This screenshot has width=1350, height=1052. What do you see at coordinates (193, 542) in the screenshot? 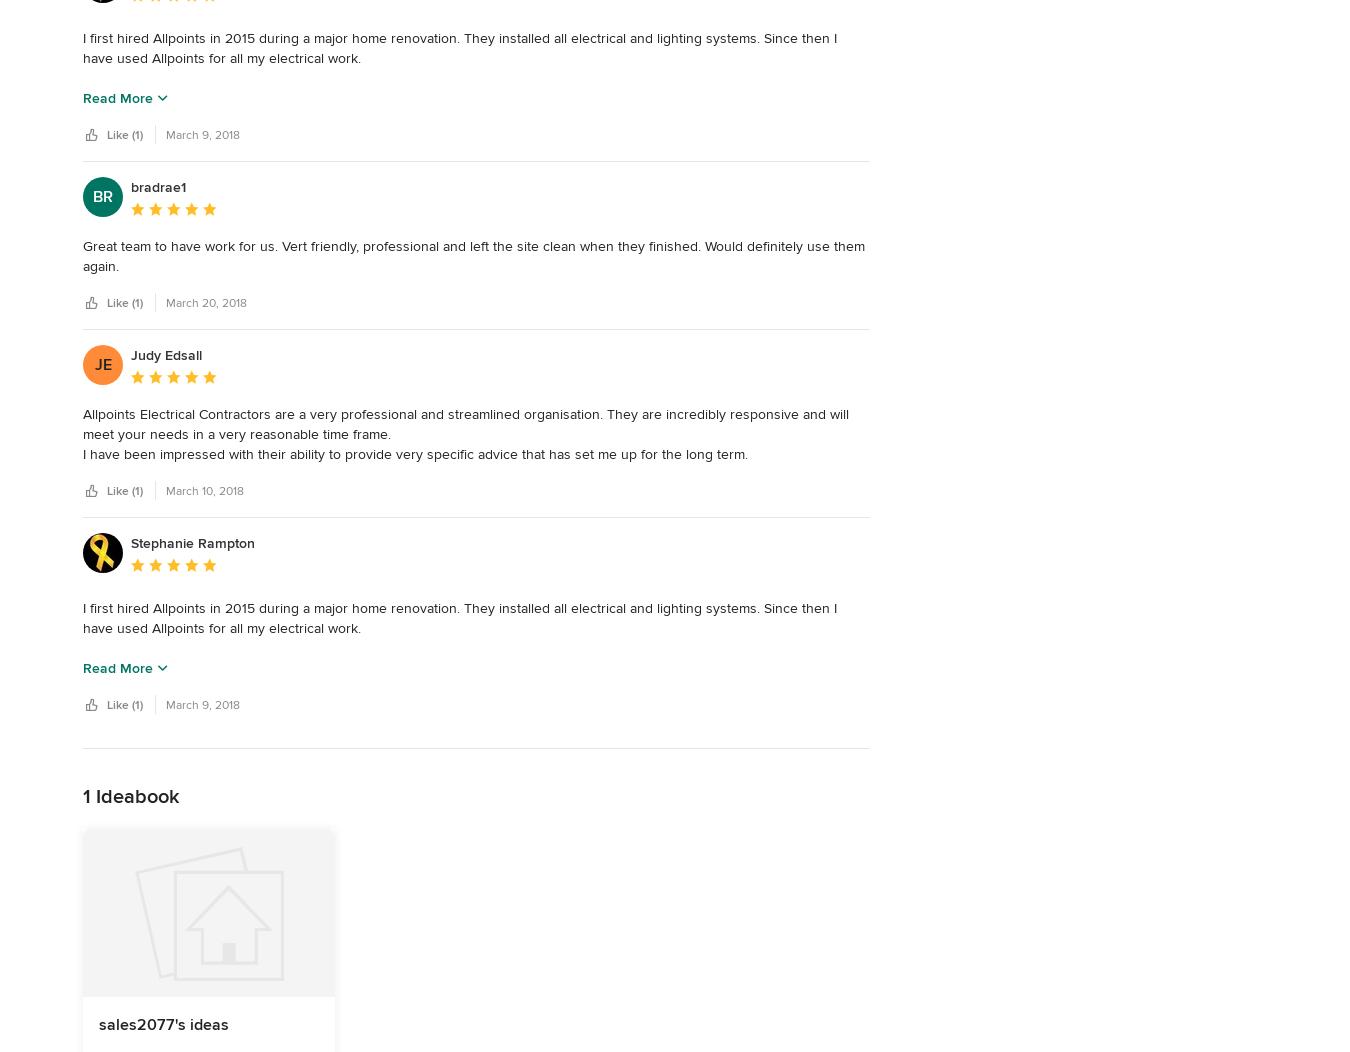
I see `'Stephanie Rampton'` at bounding box center [193, 542].